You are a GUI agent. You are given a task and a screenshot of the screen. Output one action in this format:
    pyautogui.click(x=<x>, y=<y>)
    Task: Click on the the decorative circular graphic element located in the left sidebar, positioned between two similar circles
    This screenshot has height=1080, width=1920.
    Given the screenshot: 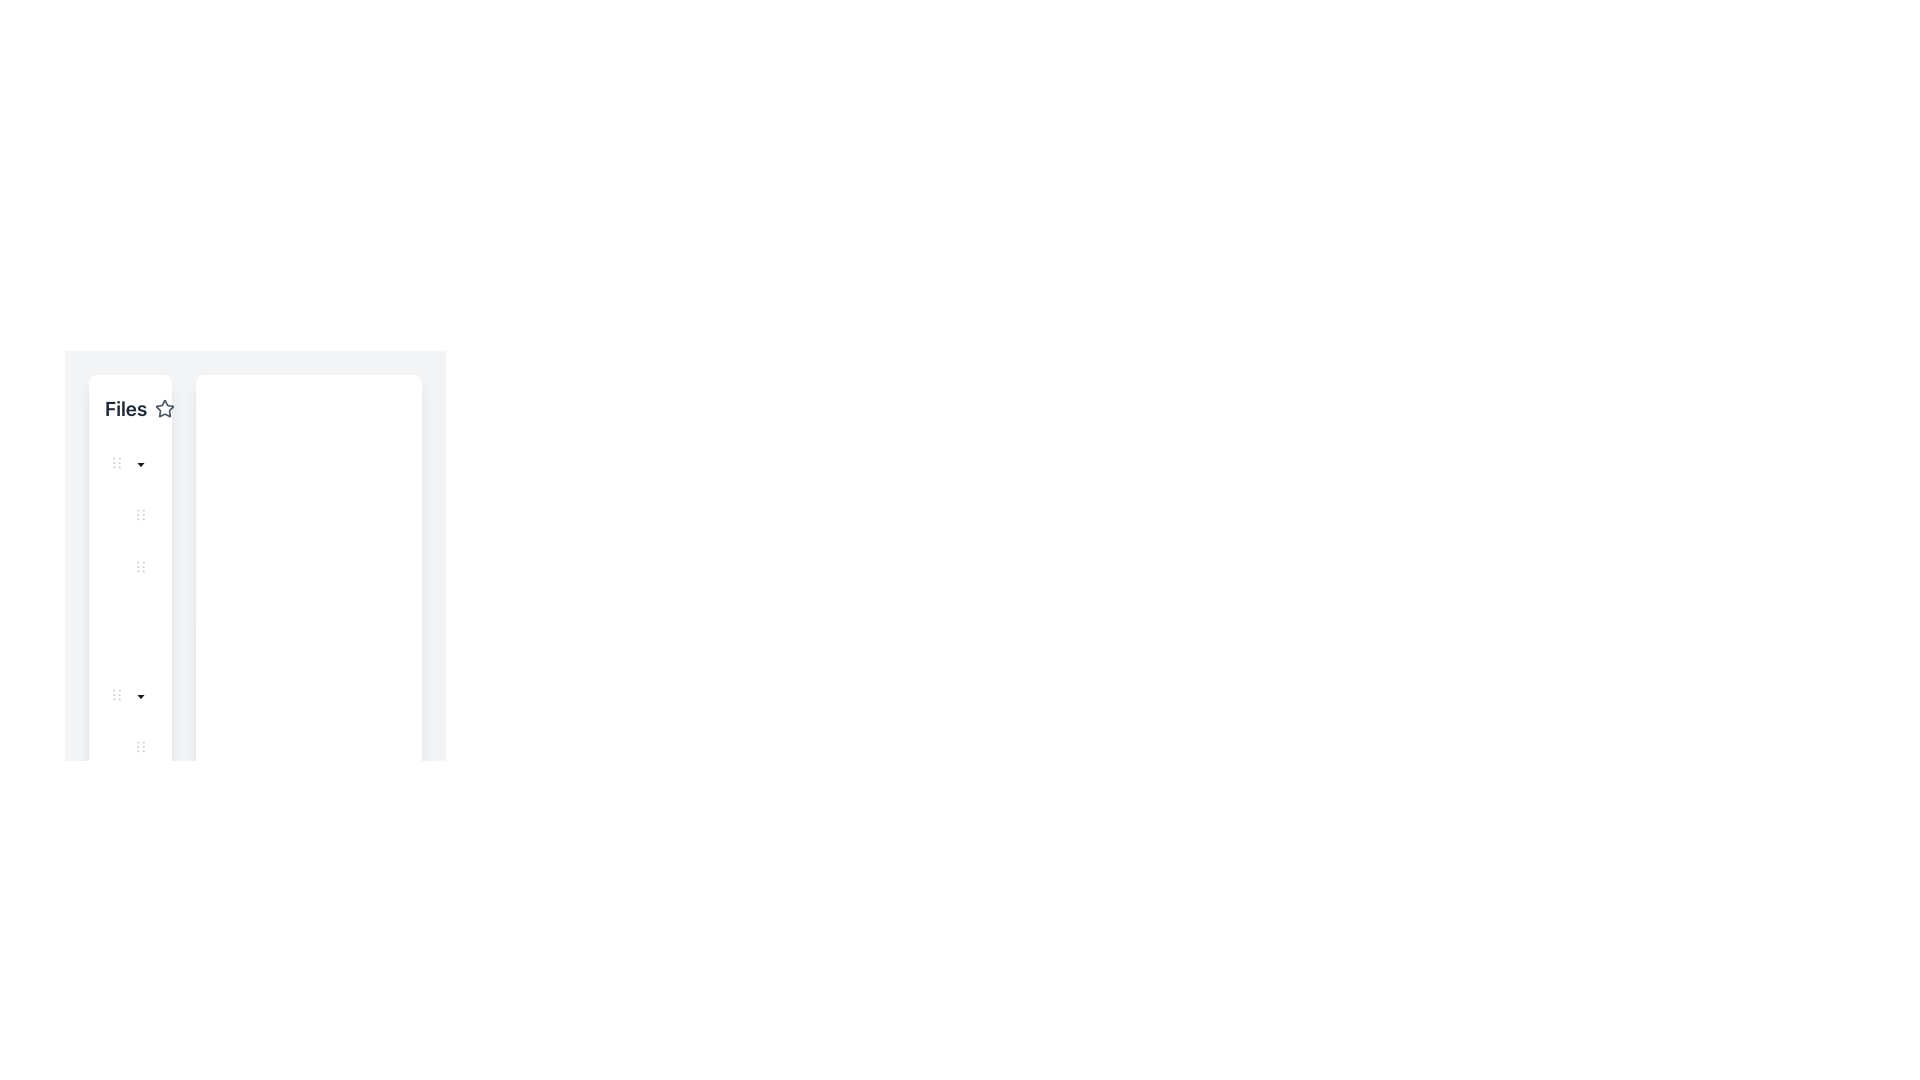 What is the action you would take?
    pyautogui.click(x=164, y=642)
    